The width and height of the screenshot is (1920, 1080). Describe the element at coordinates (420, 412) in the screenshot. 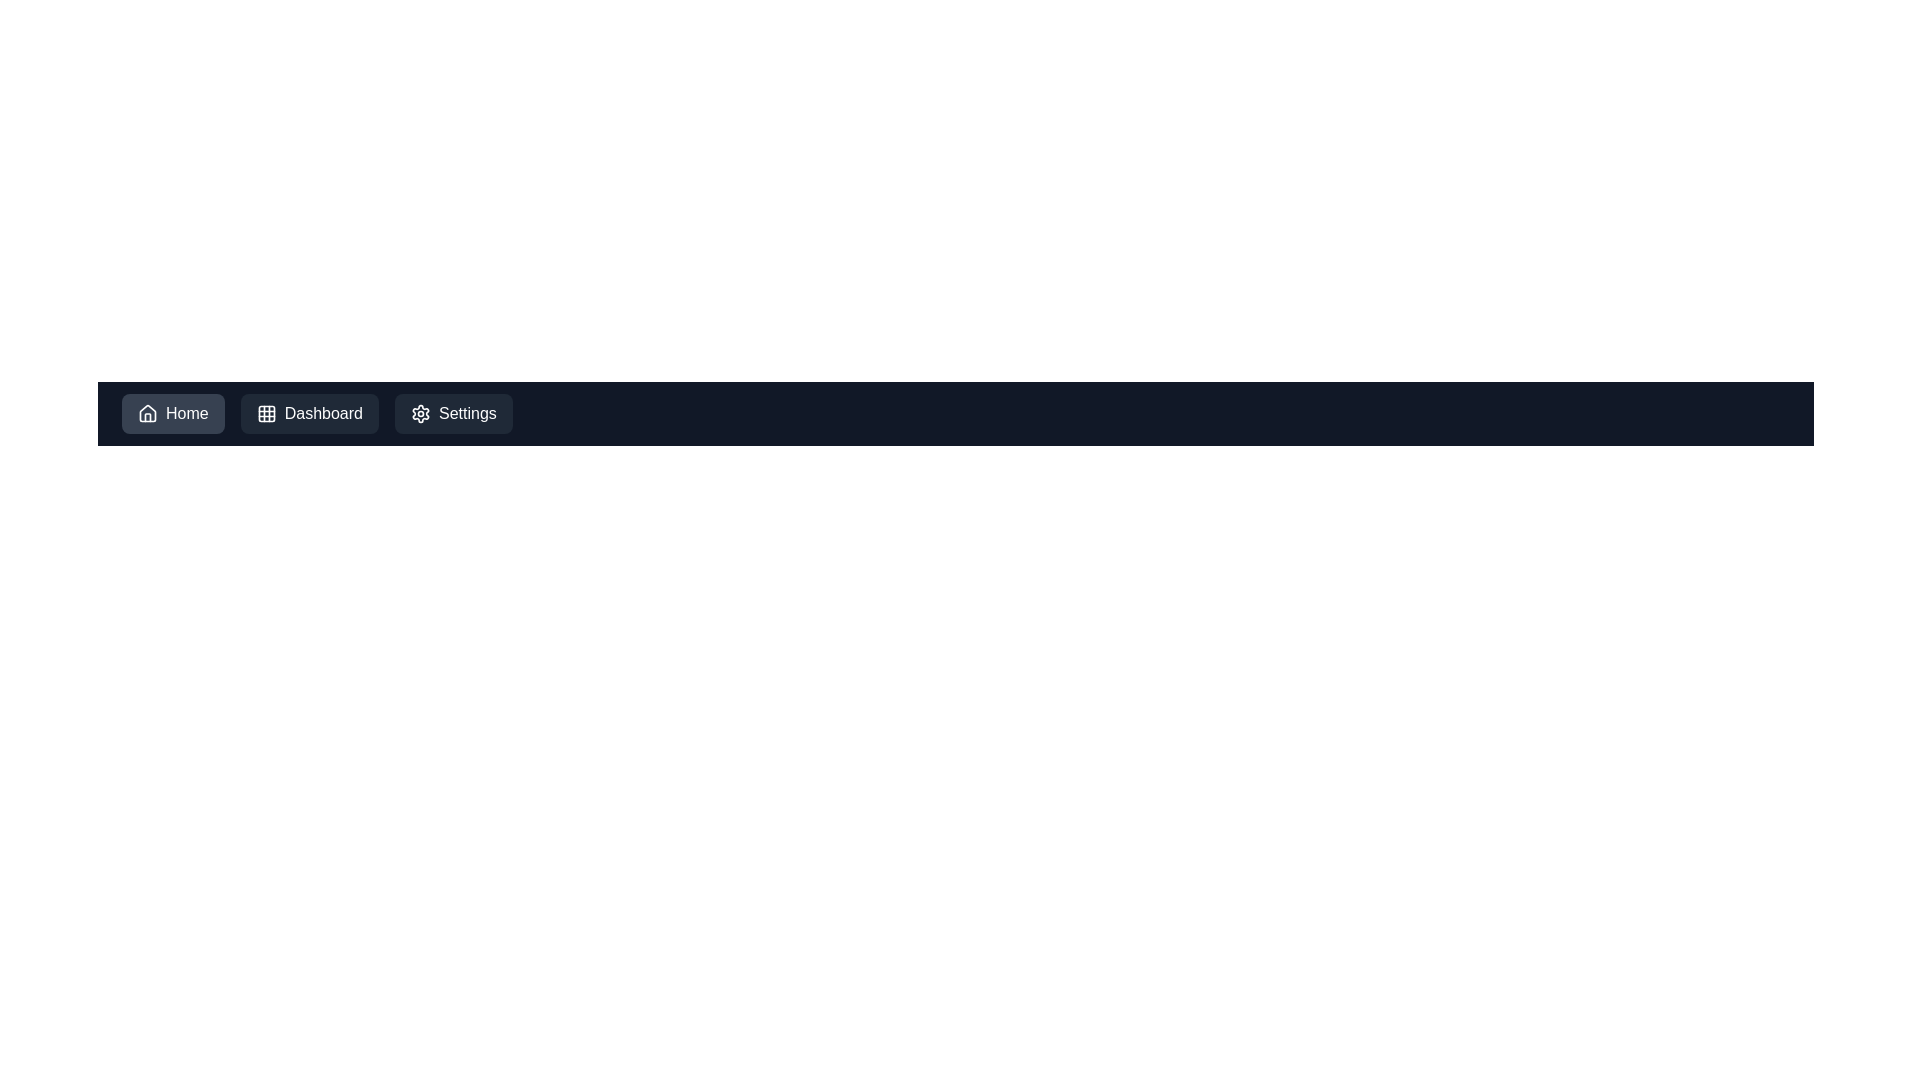

I see `the icon located to the left of the 'Settings' text label in the navigation bar, which visually indicates the purpose of the 'Settings' button` at that location.